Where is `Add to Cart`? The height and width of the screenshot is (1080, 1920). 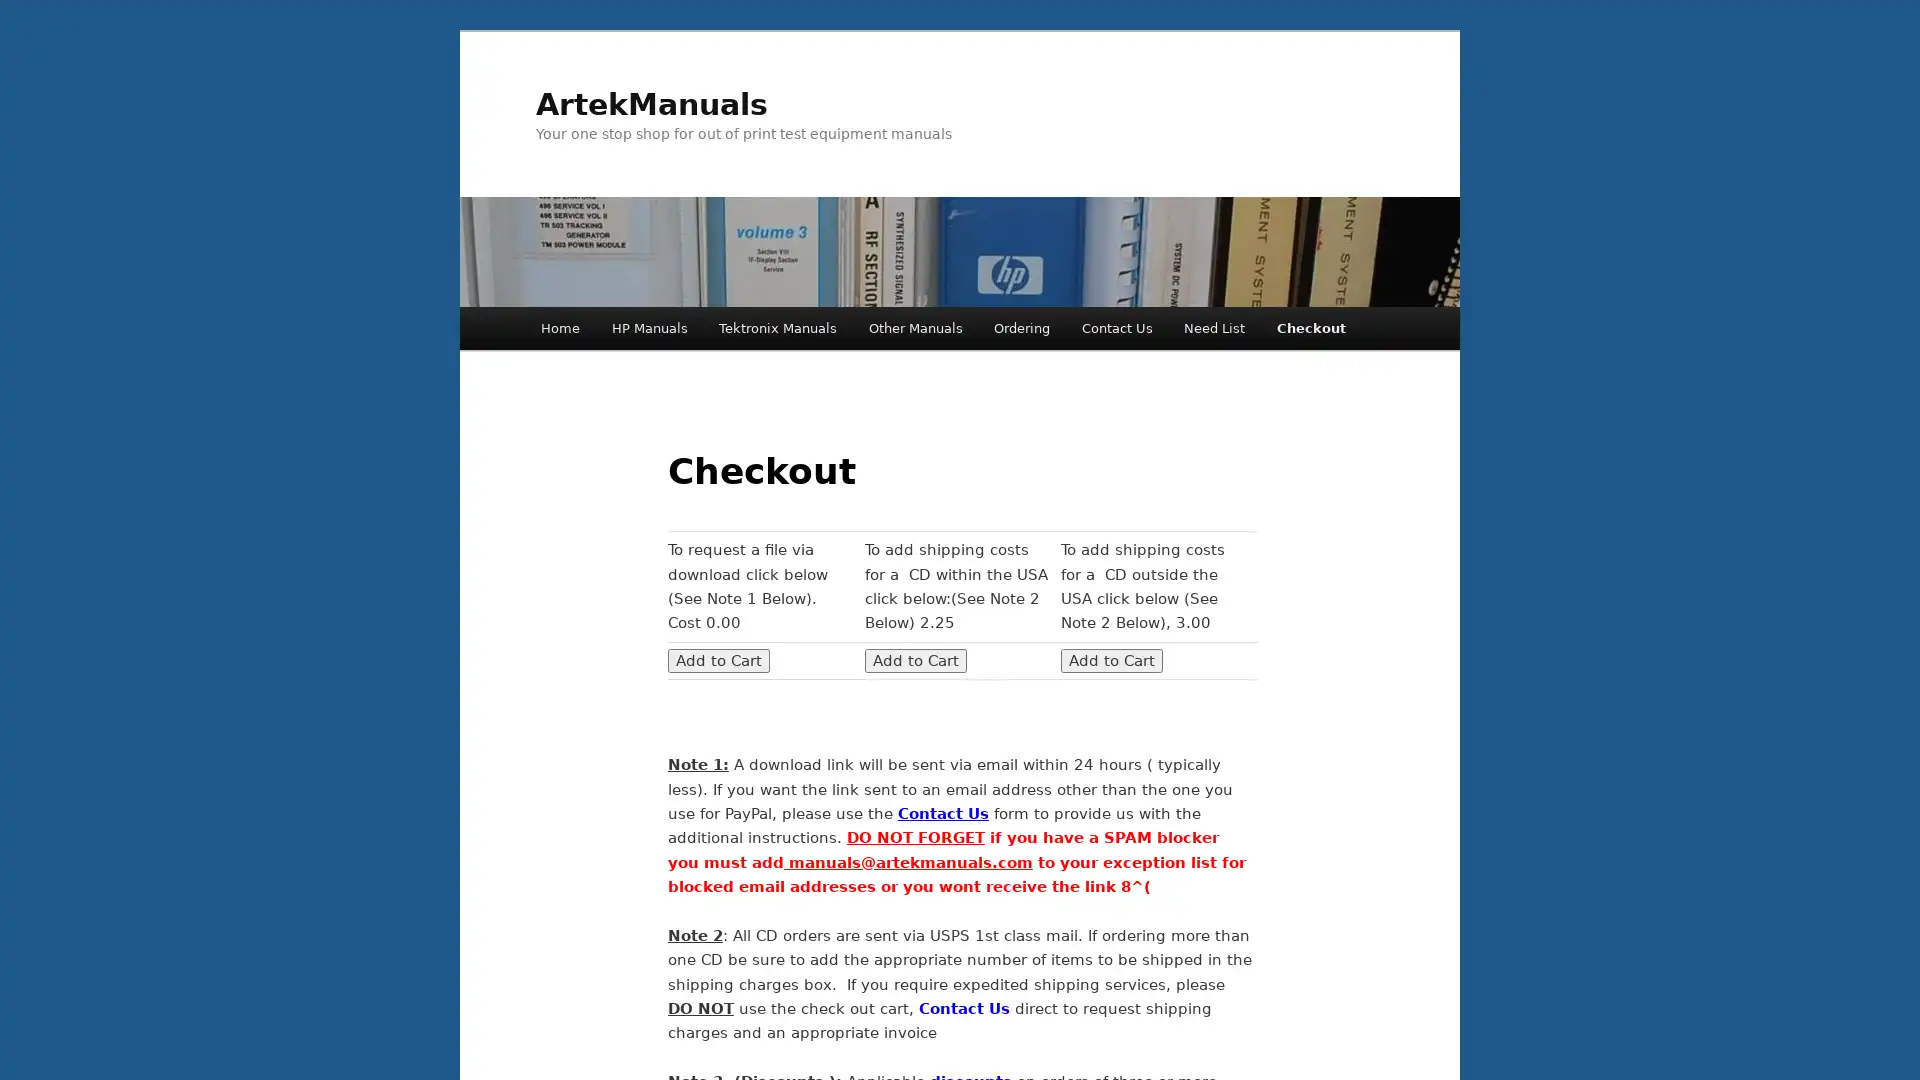
Add to Cart is located at coordinates (718, 659).